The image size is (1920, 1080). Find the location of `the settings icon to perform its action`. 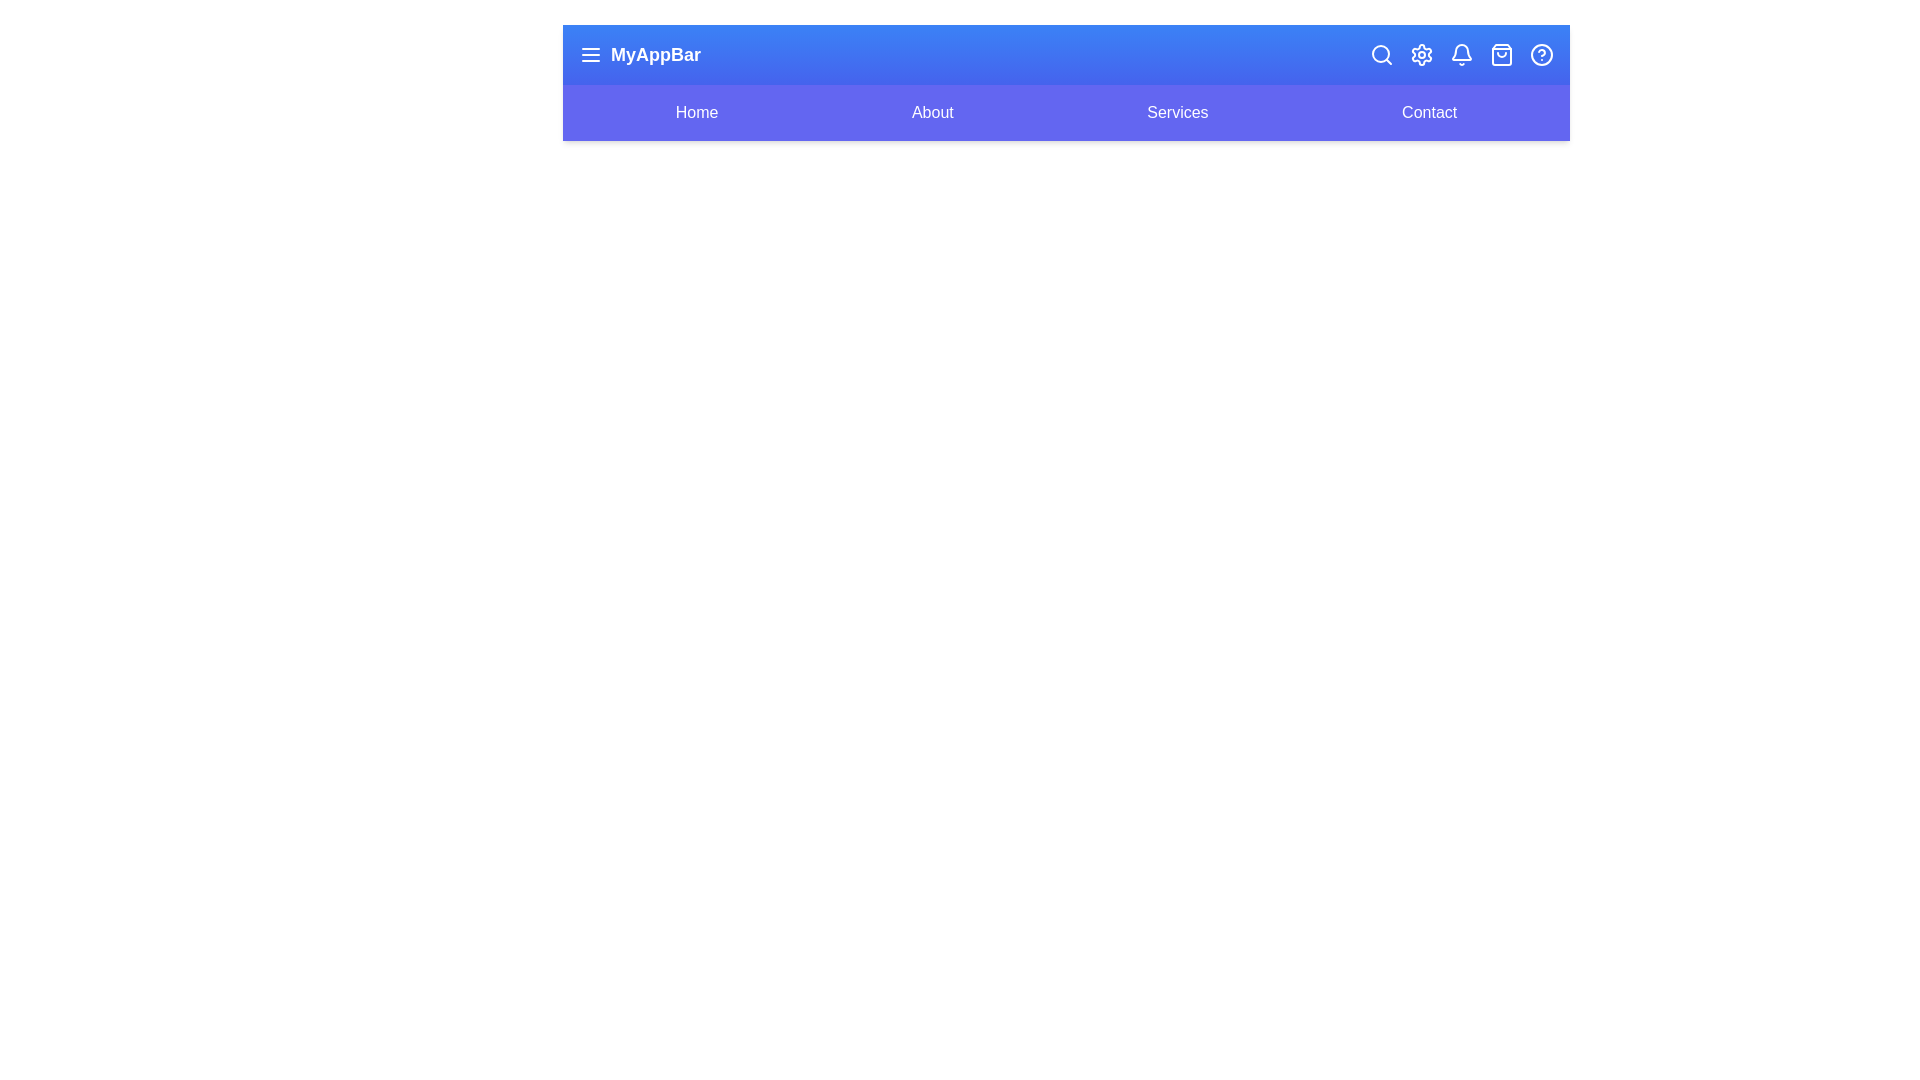

the settings icon to perform its action is located at coordinates (1420, 53).